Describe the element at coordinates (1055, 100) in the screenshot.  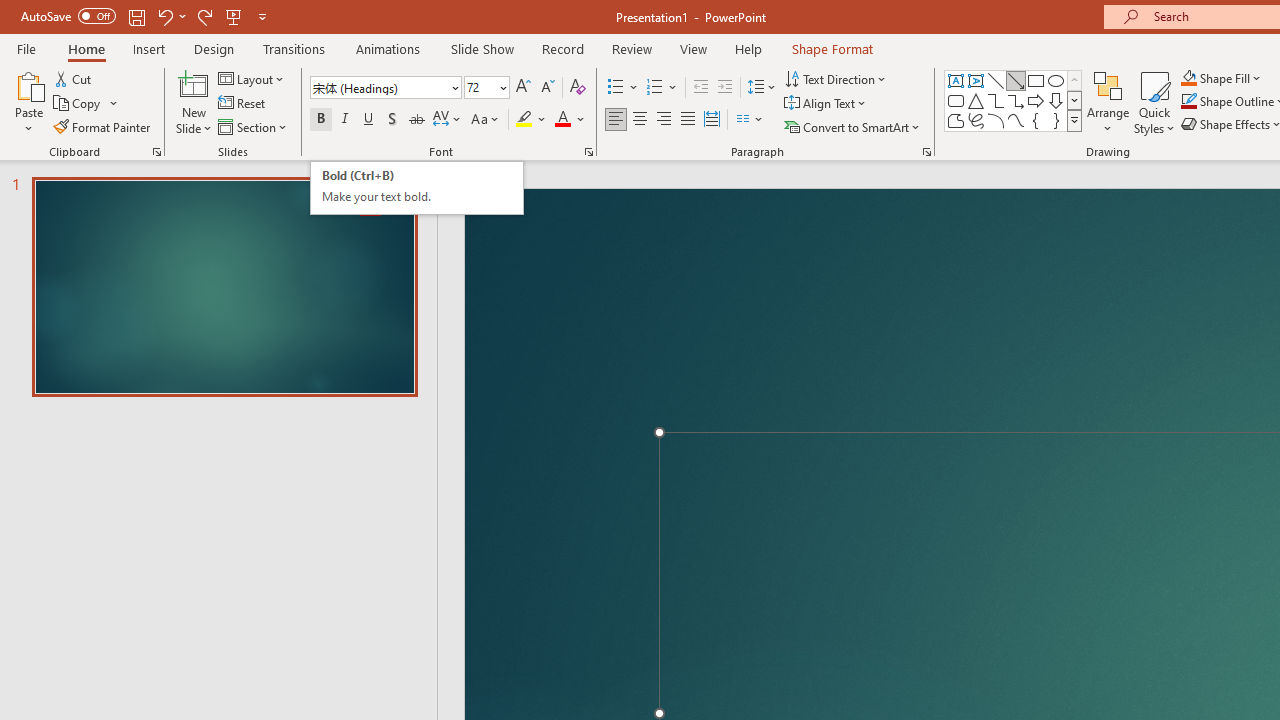
I see `'Arrow: Down'` at that location.